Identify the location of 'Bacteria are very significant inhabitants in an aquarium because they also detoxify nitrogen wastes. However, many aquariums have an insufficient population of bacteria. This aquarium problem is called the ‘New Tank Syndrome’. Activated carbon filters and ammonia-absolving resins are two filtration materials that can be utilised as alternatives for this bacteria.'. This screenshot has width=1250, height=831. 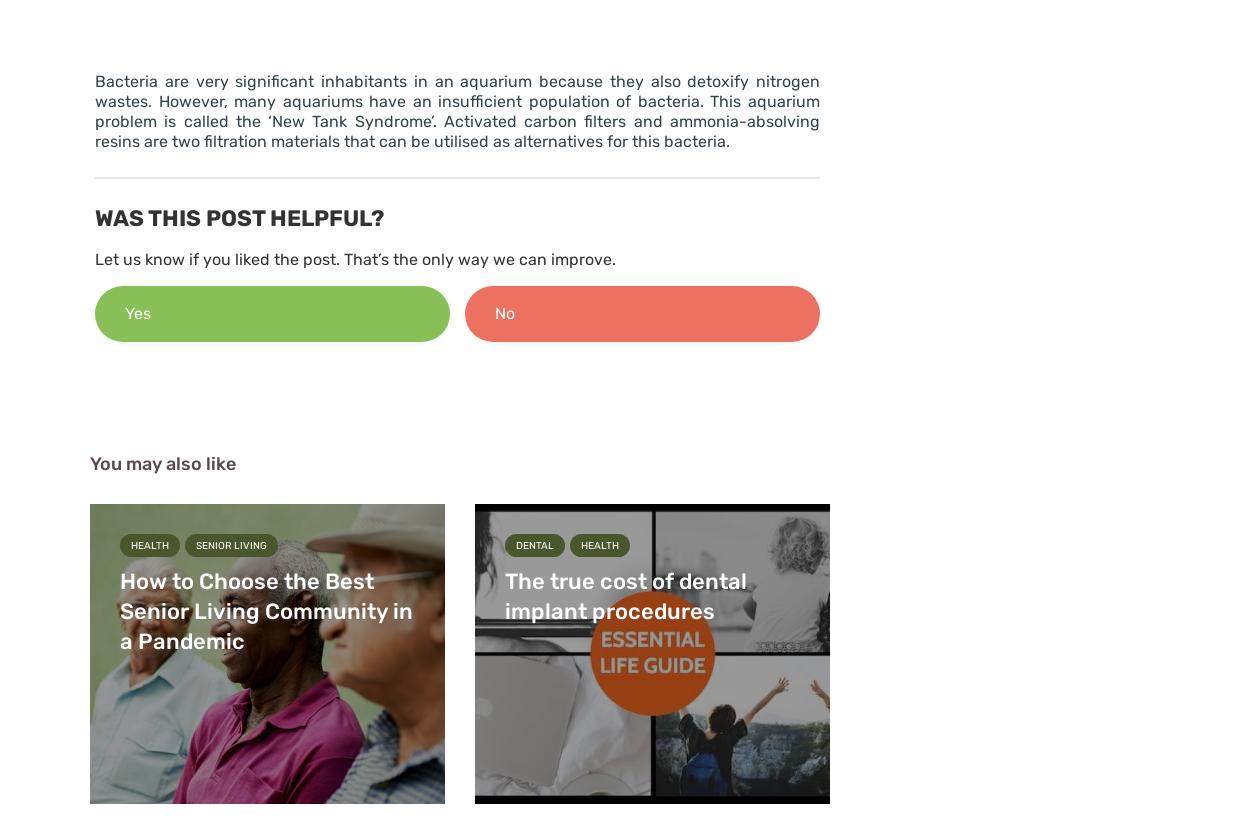
(94, 111).